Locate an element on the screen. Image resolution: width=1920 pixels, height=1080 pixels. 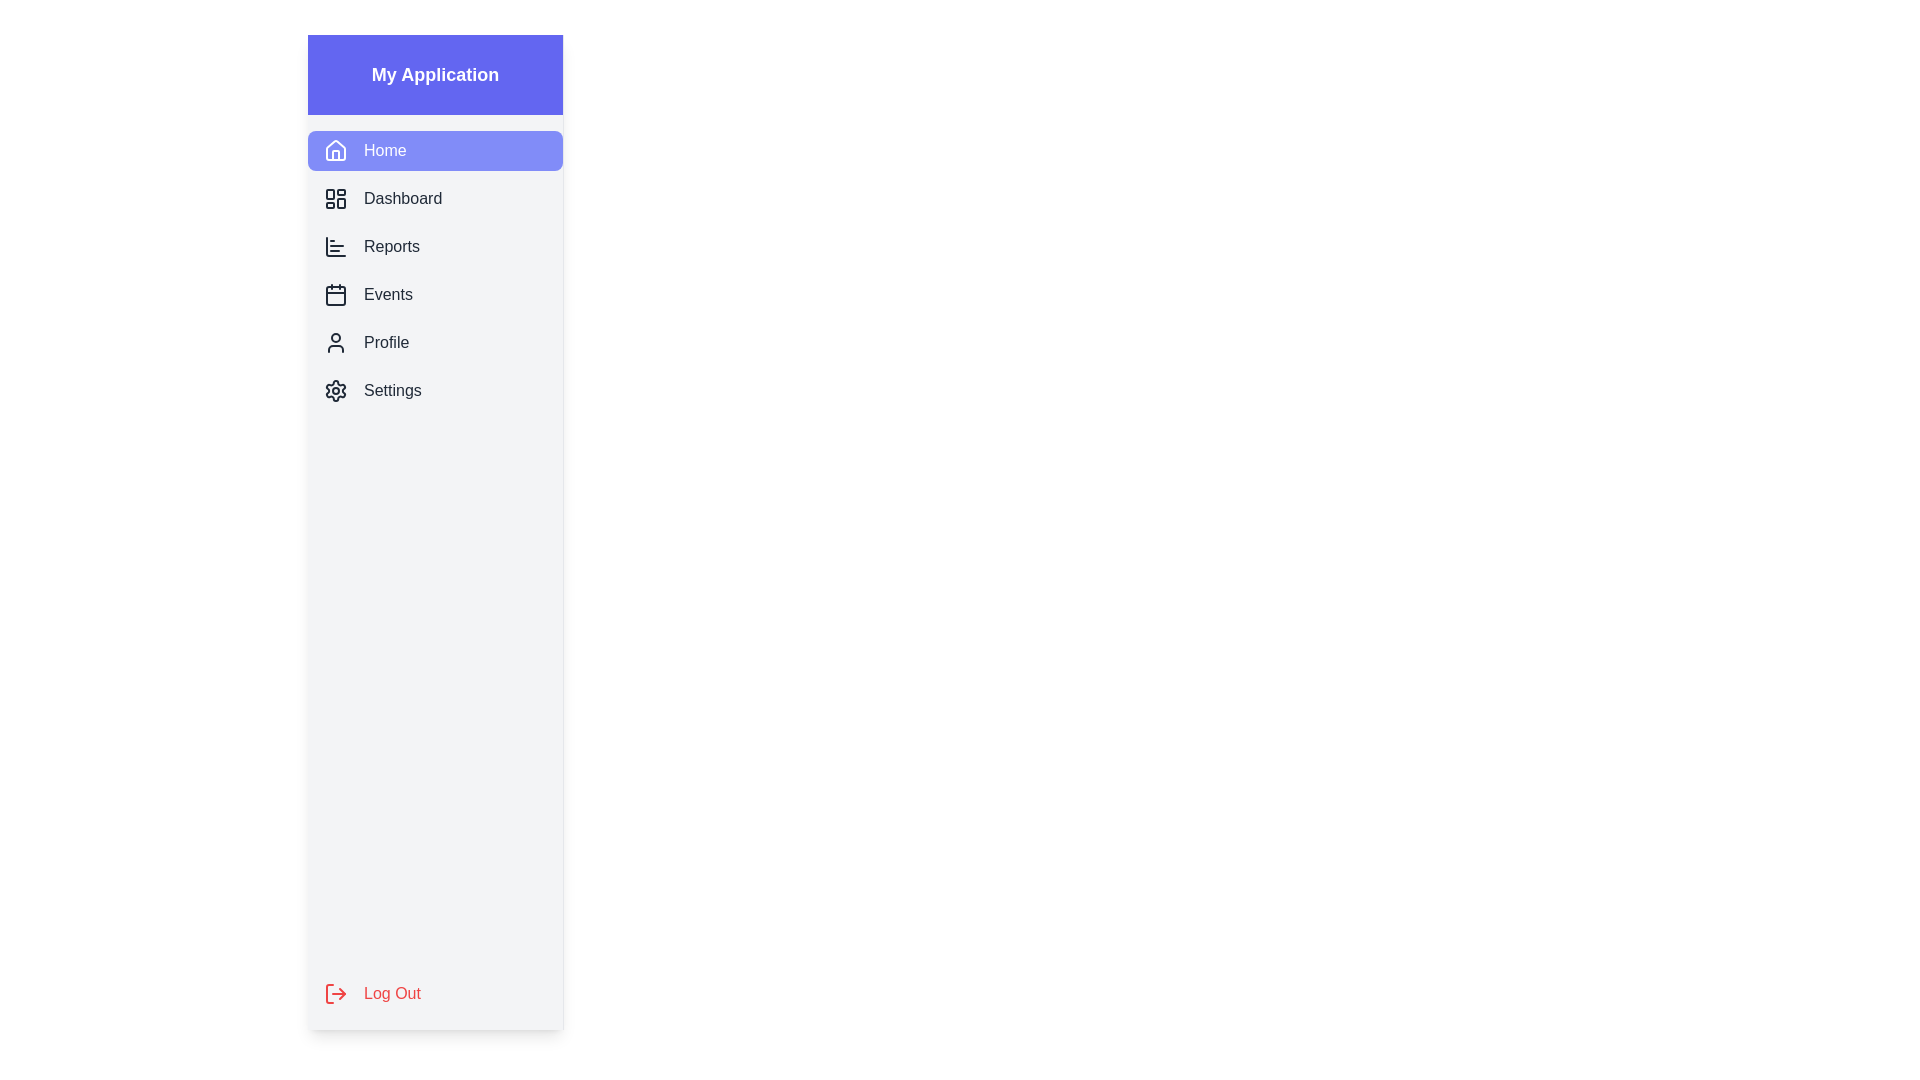
the calendar icon located in the sidebar navigation menu, which is the third icon from the top and positioned to the left of the 'Events' text is located at coordinates (336, 294).